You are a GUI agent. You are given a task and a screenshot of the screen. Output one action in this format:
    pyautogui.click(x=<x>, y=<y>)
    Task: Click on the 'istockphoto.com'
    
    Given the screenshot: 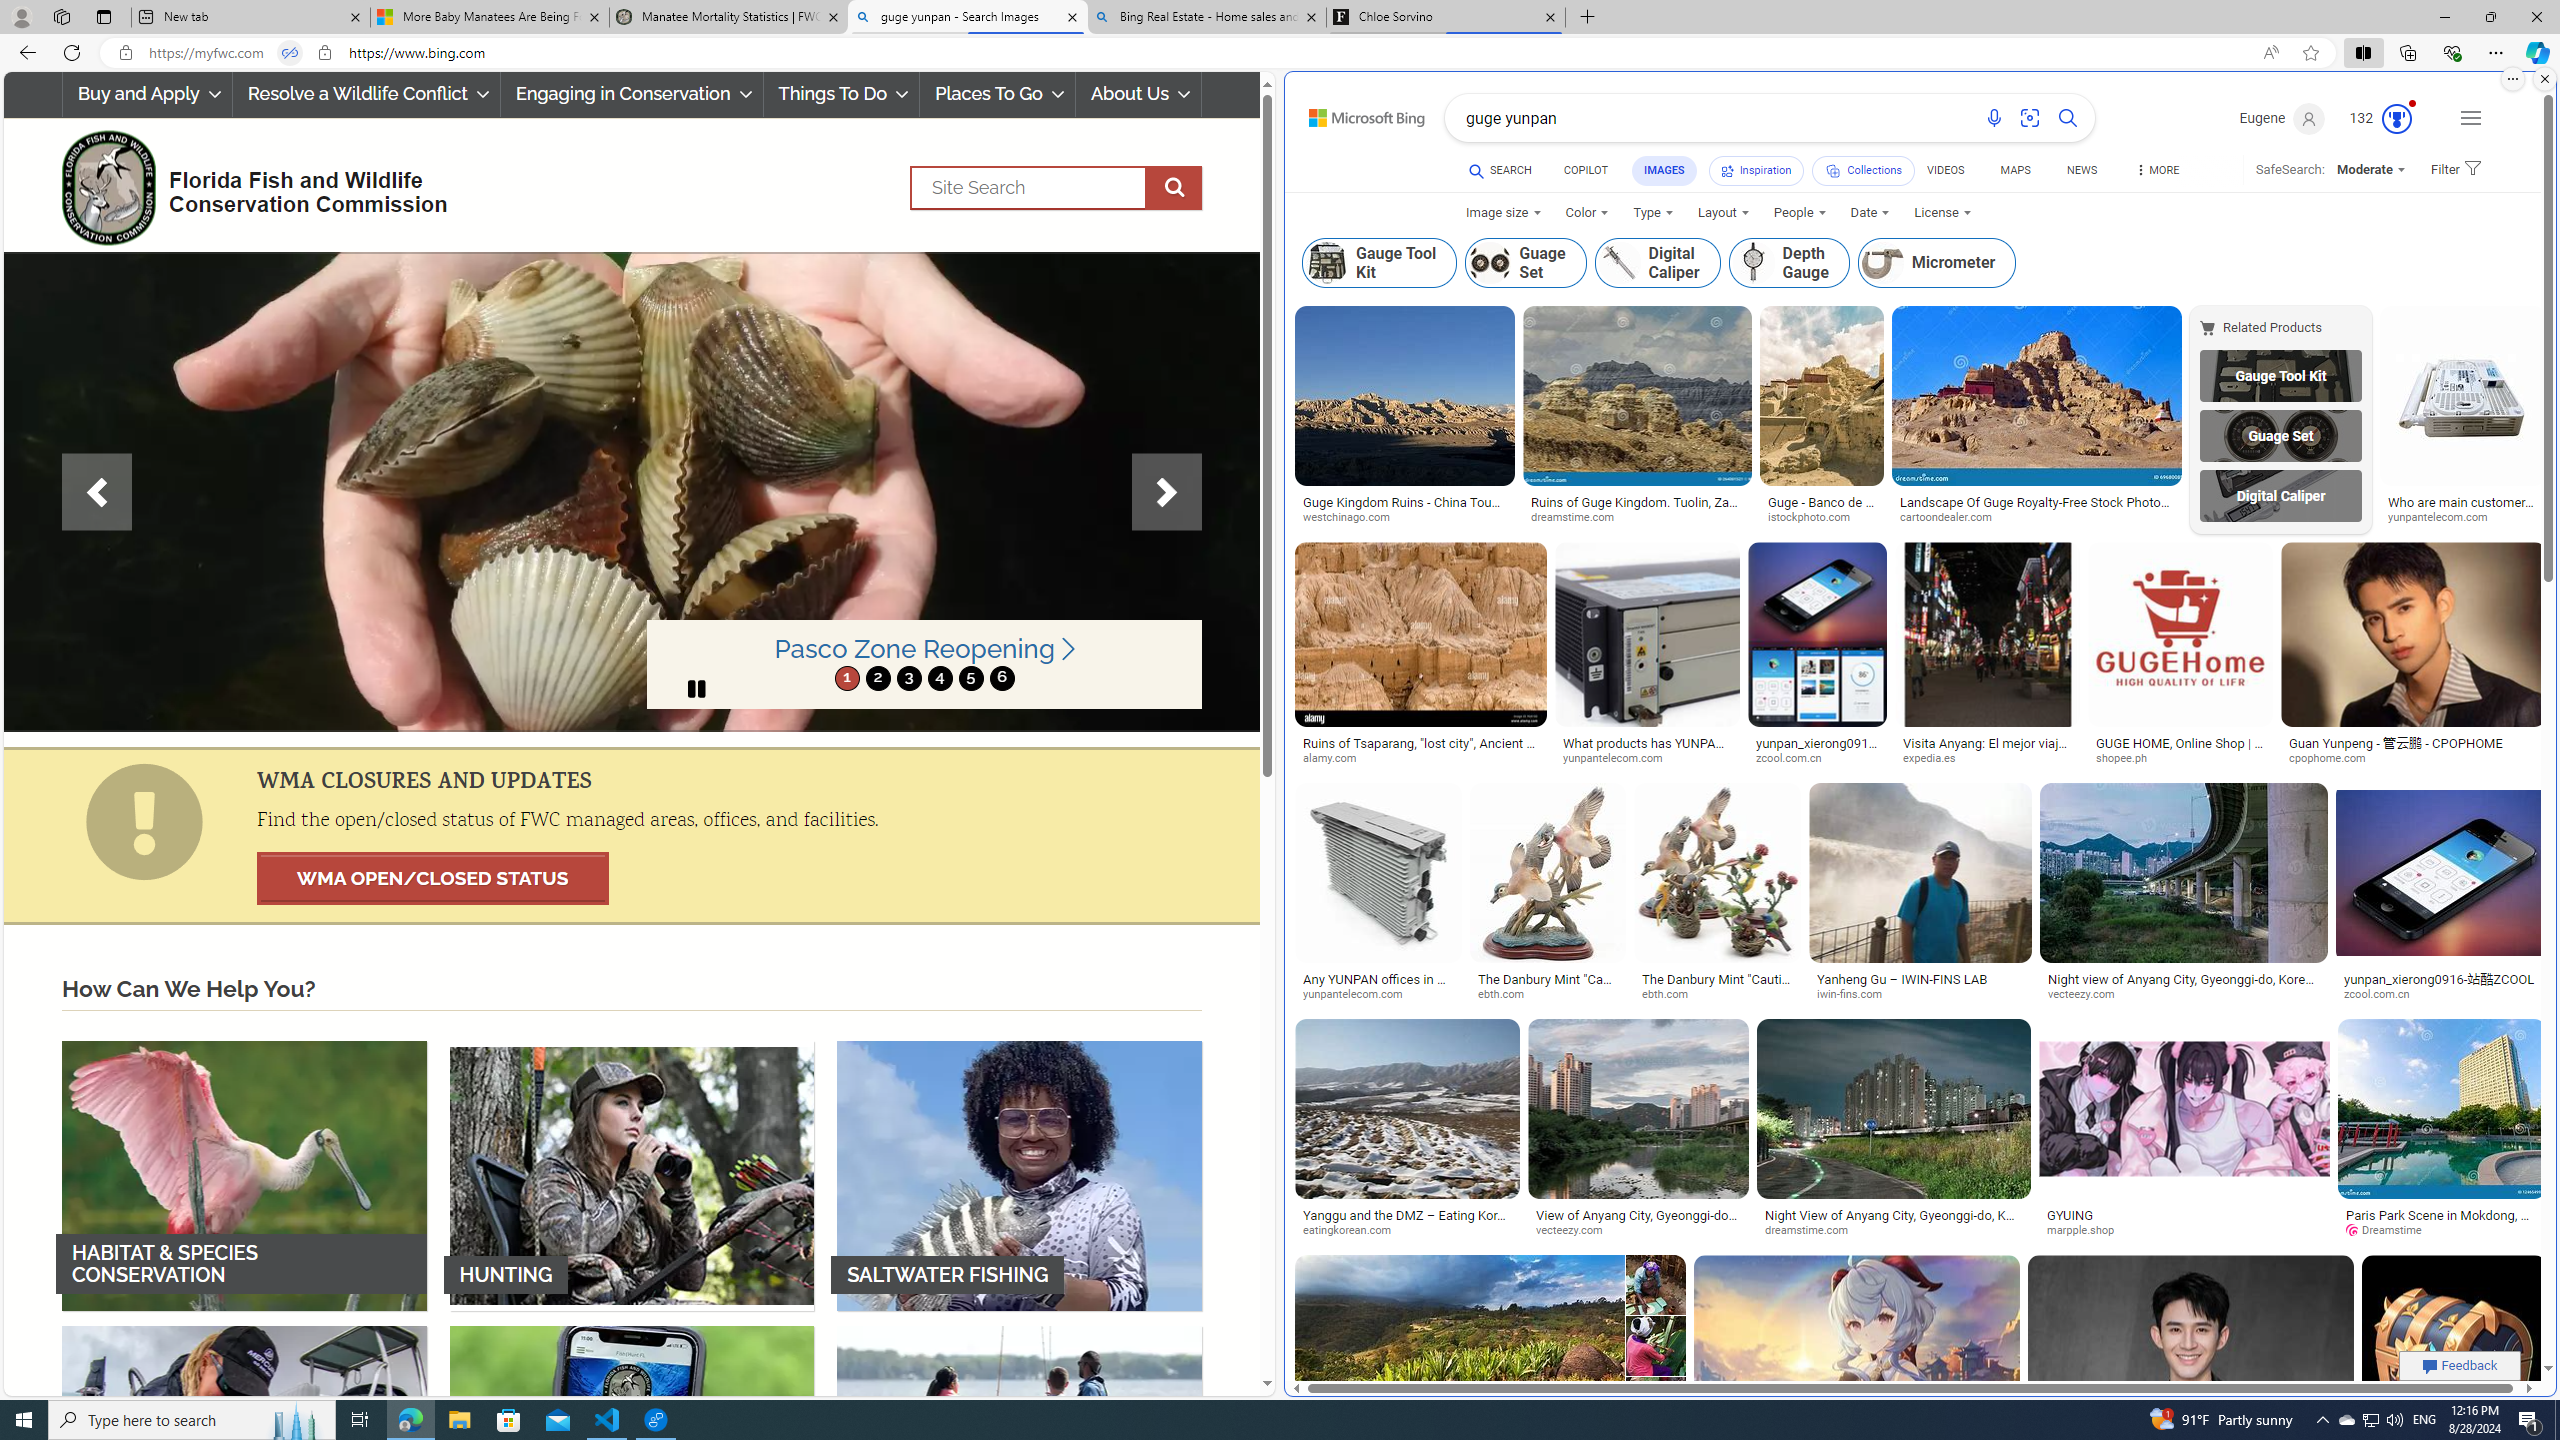 What is the action you would take?
    pyautogui.click(x=1817, y=517)
    